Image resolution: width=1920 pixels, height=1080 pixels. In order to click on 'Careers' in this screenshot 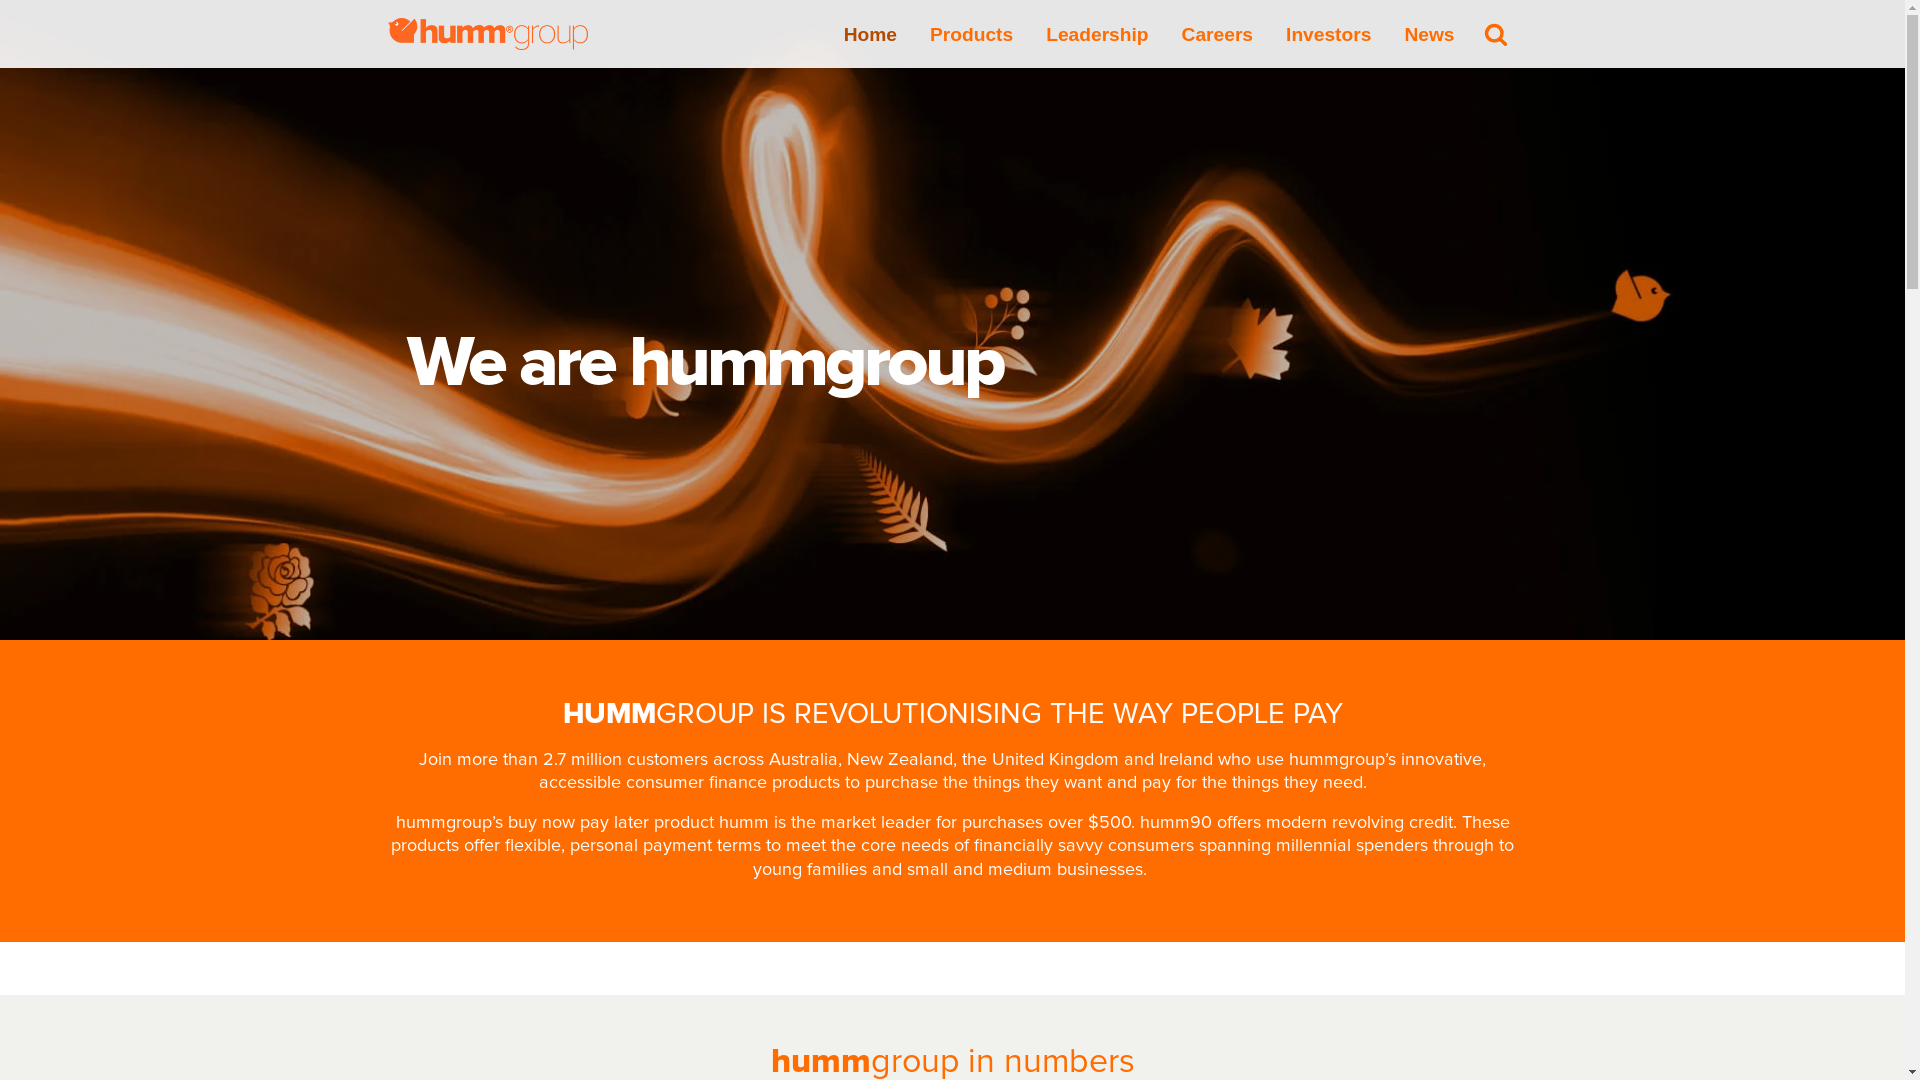, I will do `click(1216, 33)`.